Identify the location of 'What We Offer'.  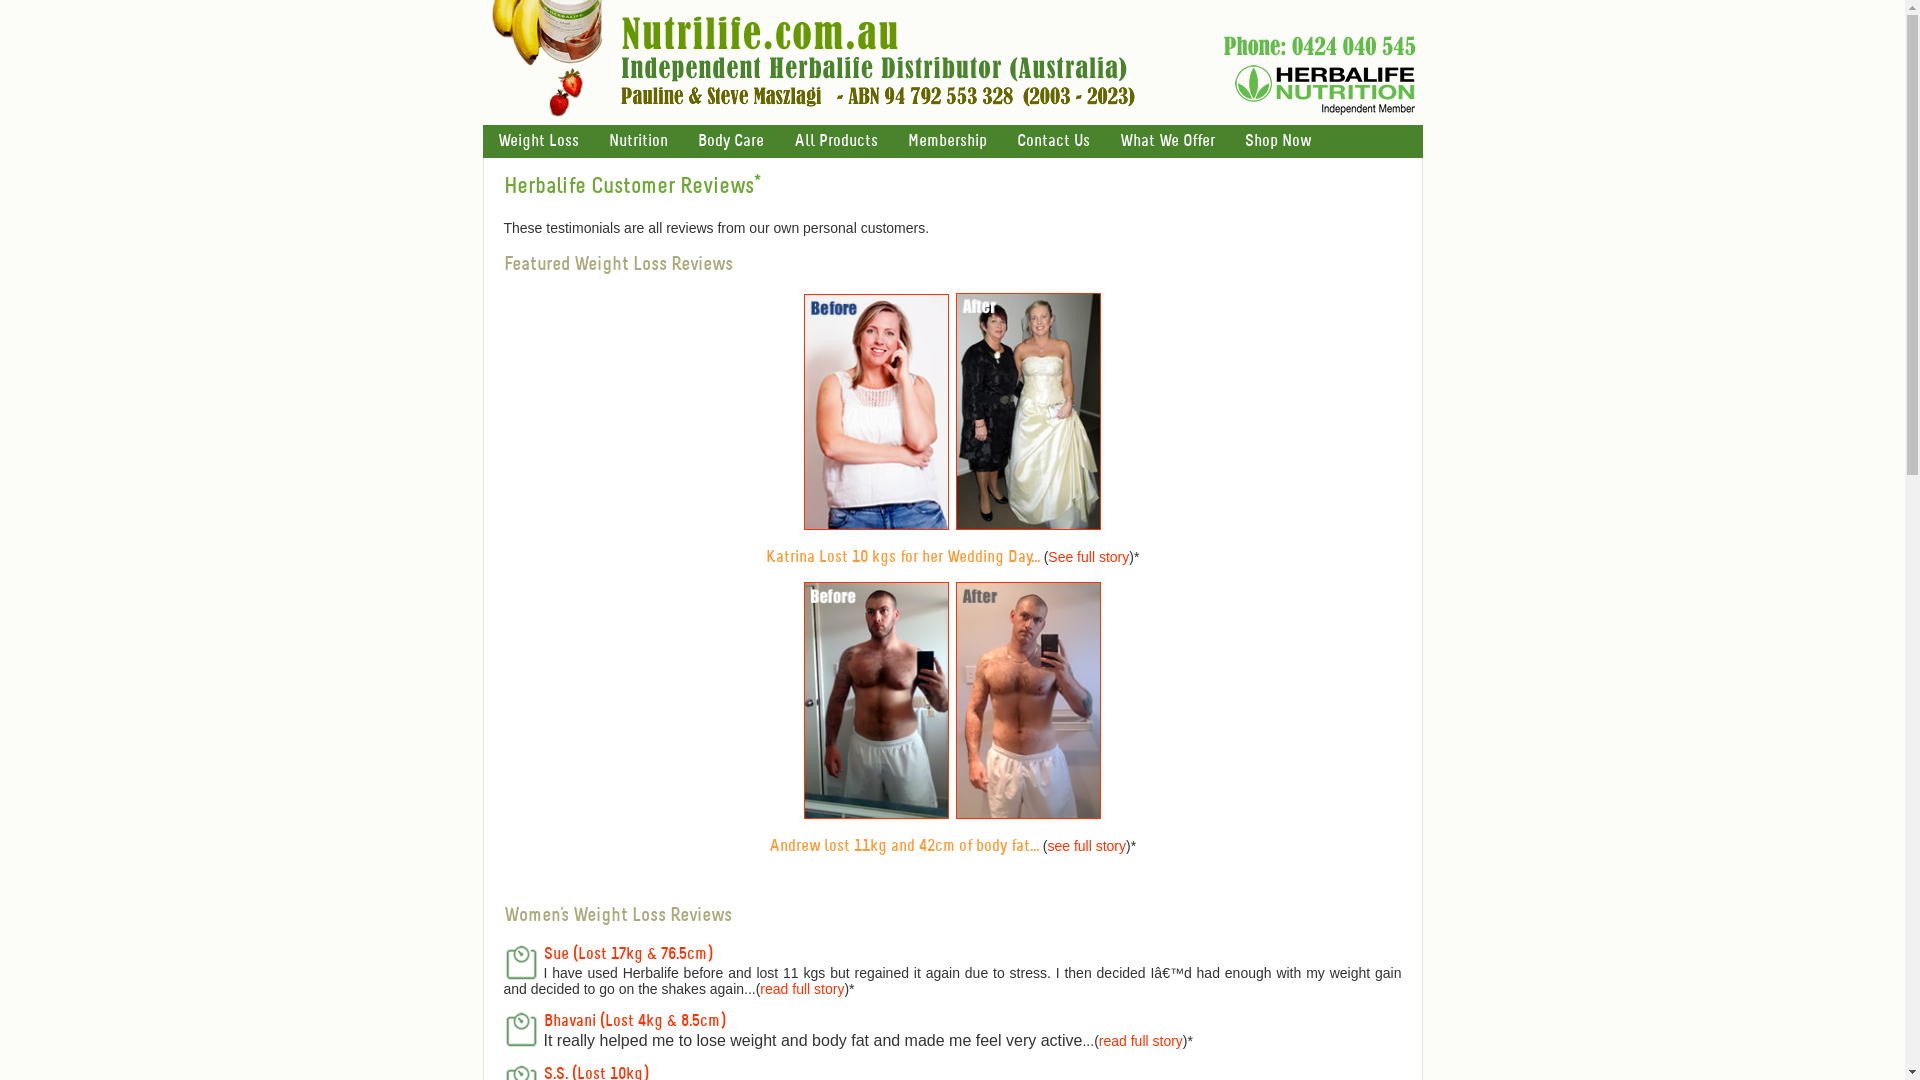
(1166, 140).